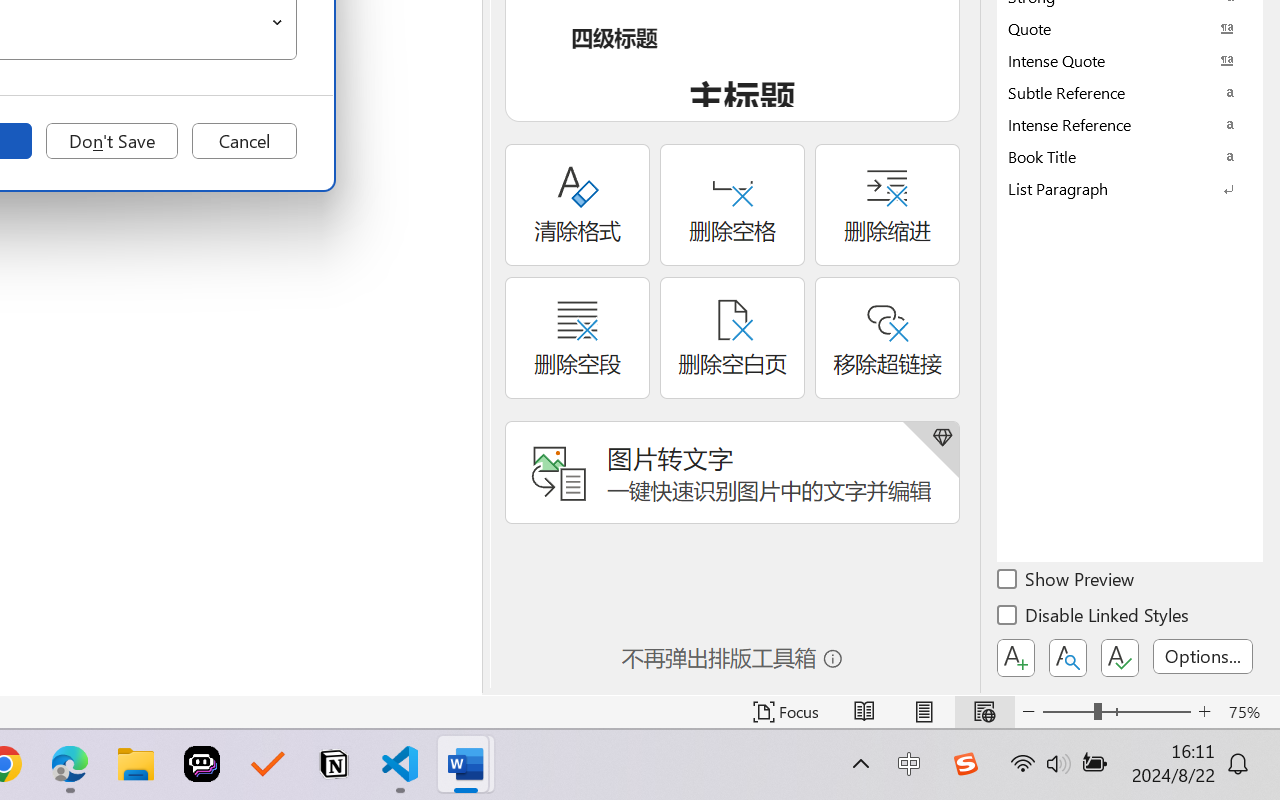 The width and height of the screenshot is (1280, 800). I want to click on 'Notion', so click(334, 764).